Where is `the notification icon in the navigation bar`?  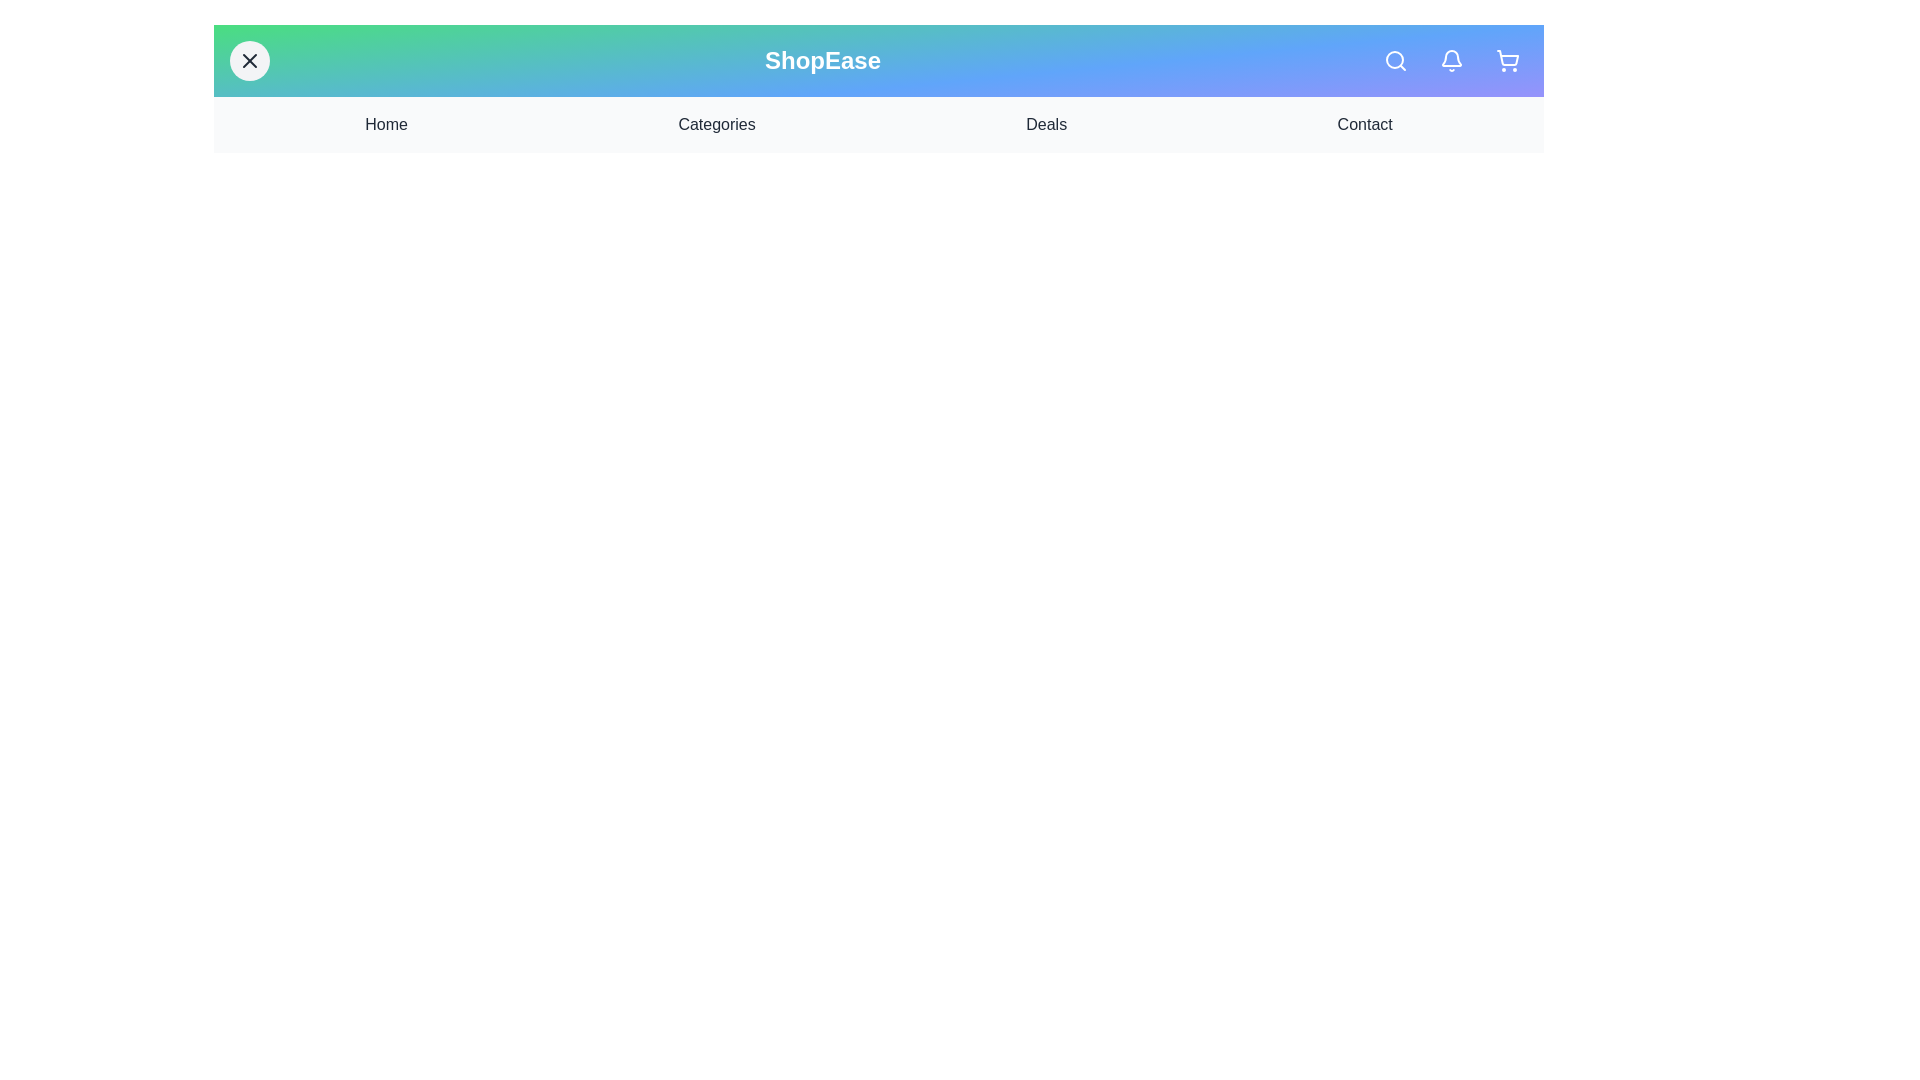 the notification icon in the navigation bar is located at coordinates (1450, 60).